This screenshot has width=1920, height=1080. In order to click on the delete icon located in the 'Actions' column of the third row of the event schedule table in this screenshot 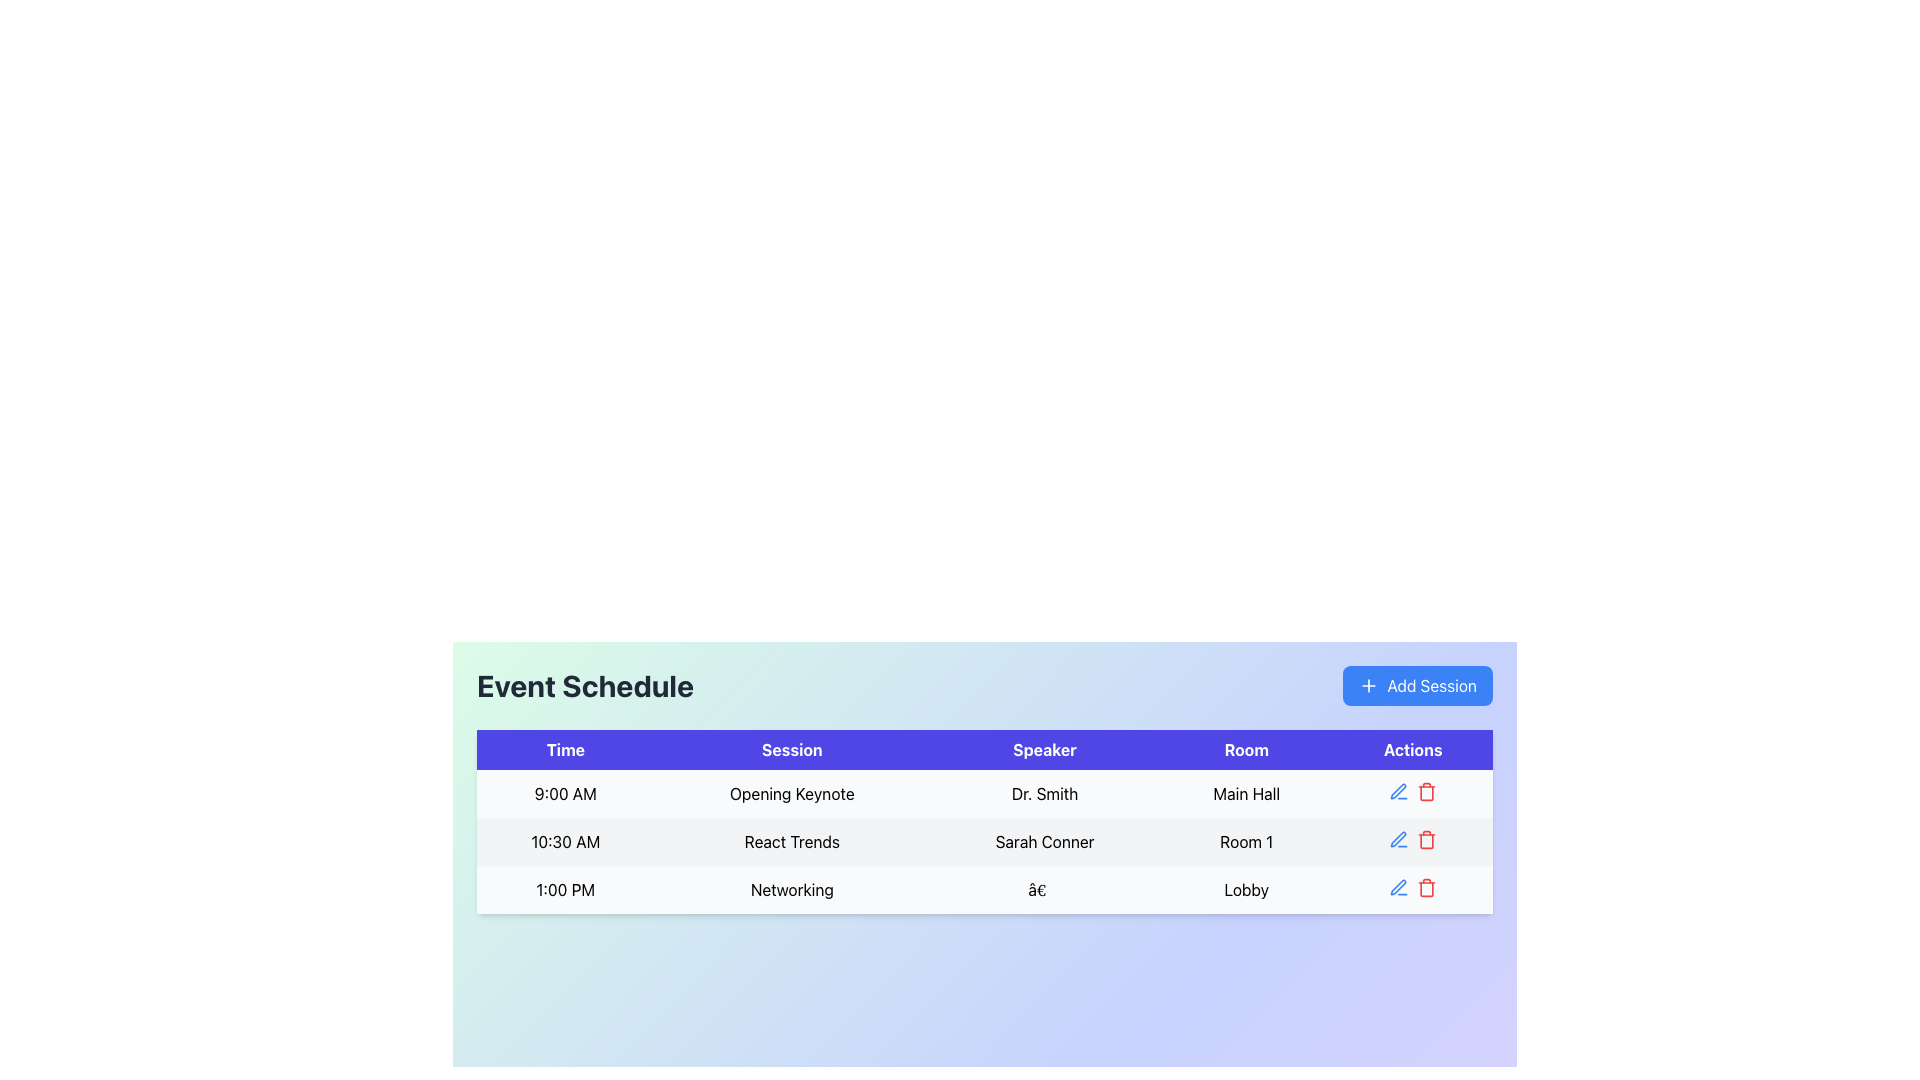, I will do `click(1426, 790)`.